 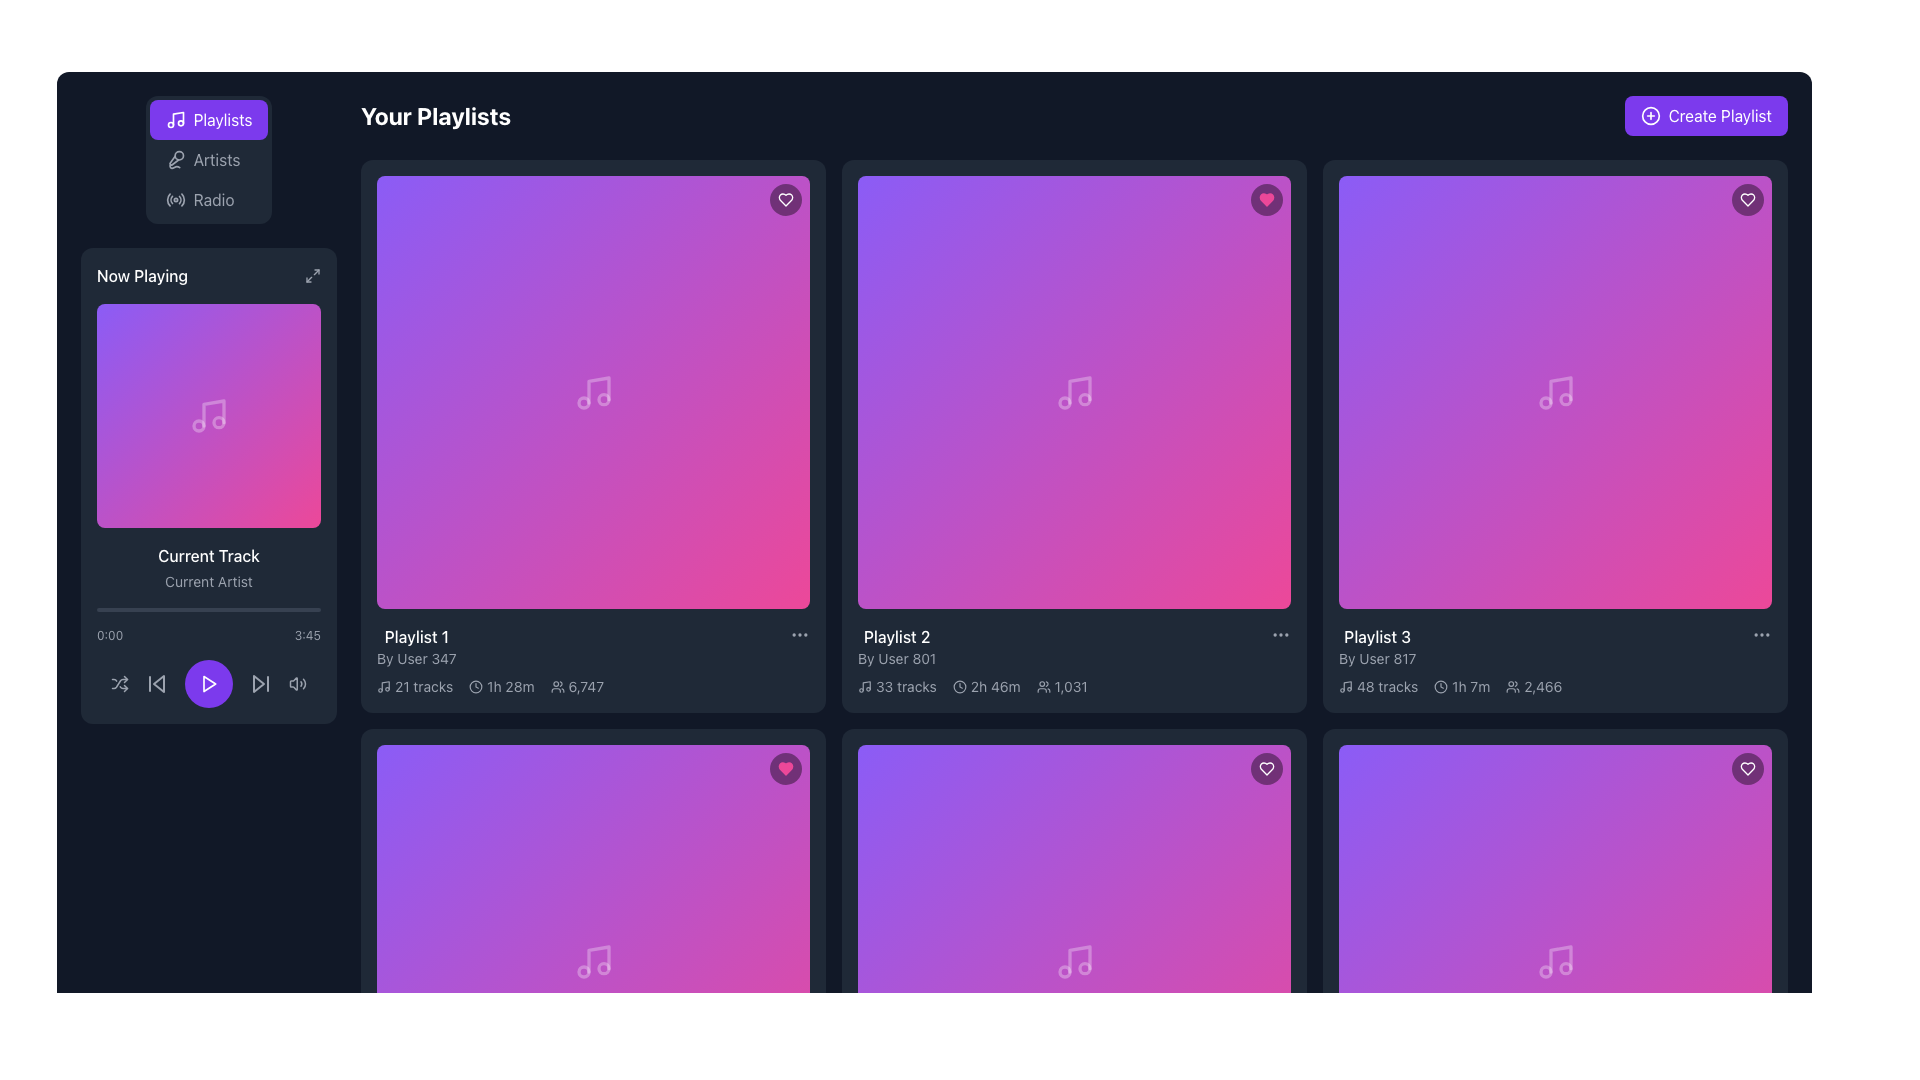 What do you see at coordinates (209, 555) in the screenshot?
I see `text from the label that indicates the current track being played in the 'Now Playing' section, positioned below the album artwork and above the 'Current Artist' label` at bounding box center [209, 555].